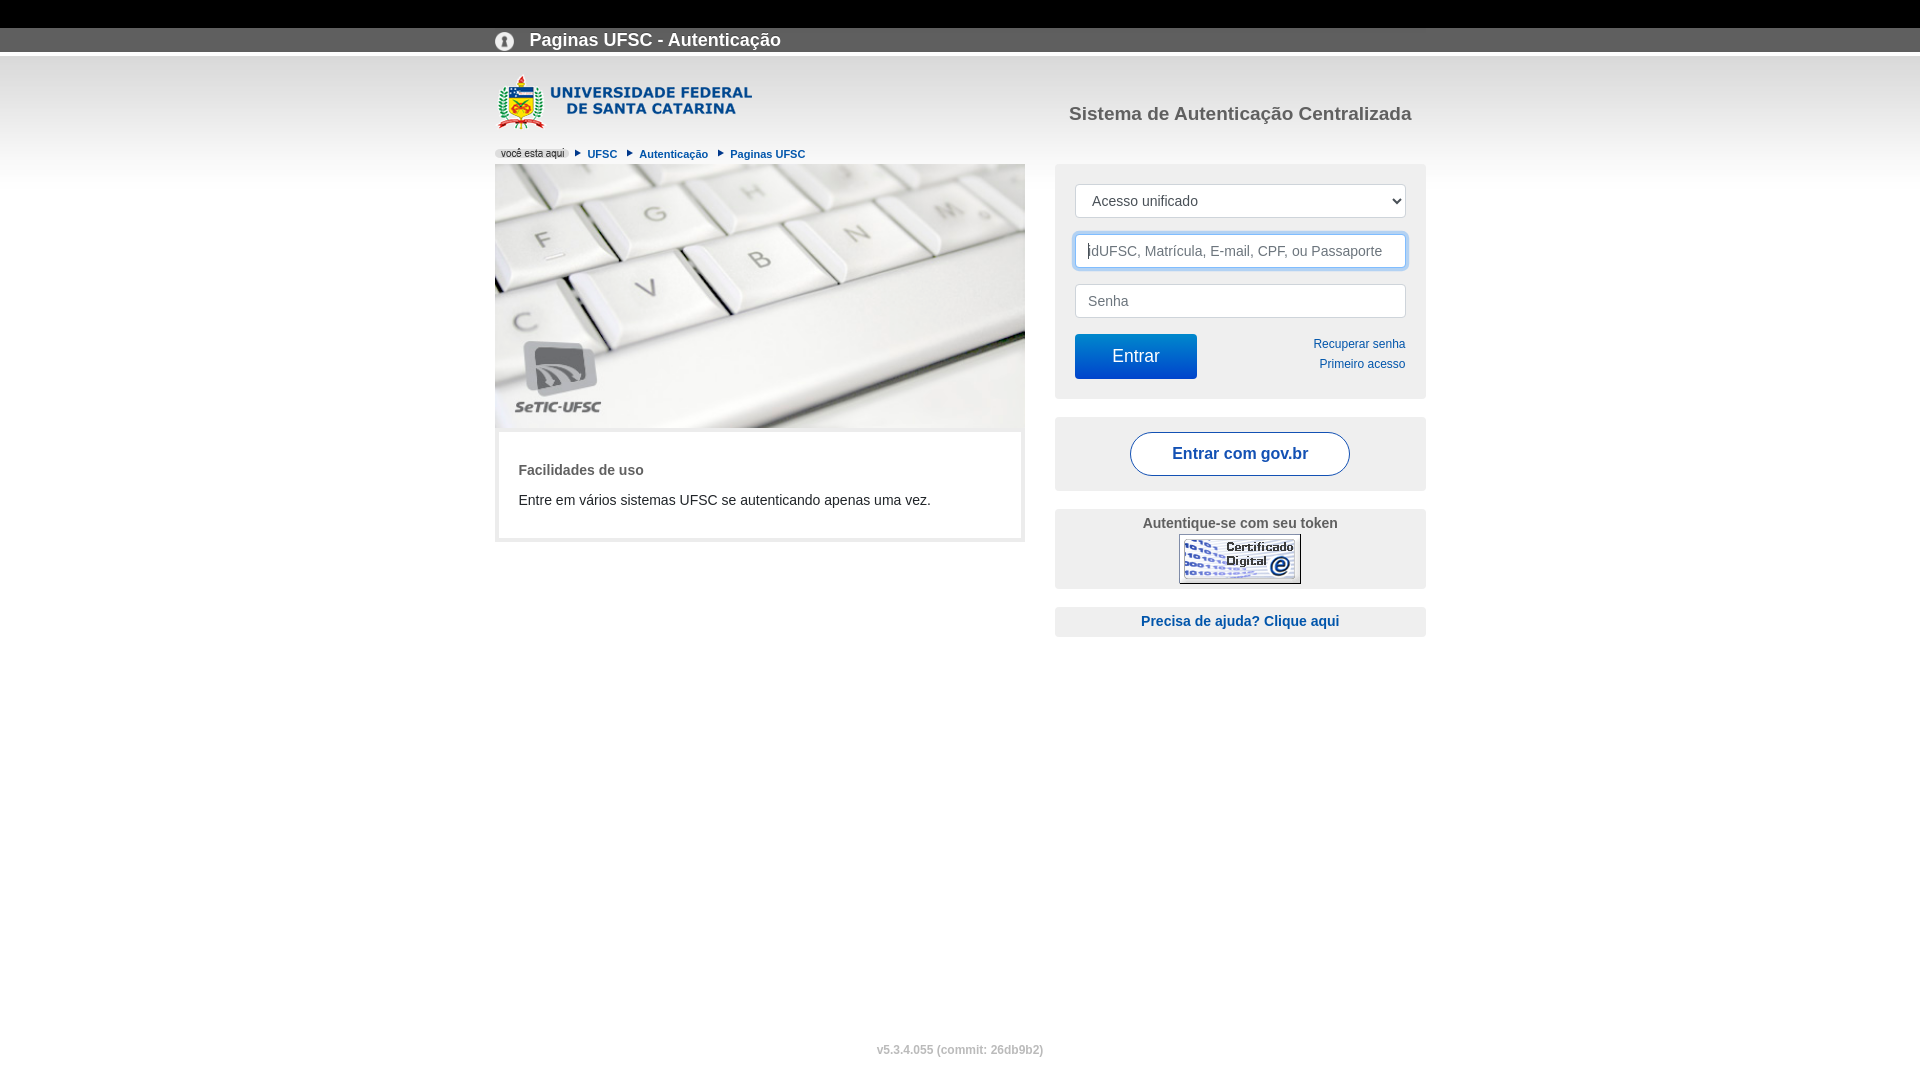 The image size is (1920, 1080). What do you see at coordinates (766, 153) in the screenshot?
I see `'Paginas UFSC'` at bounding box center [766, 153].